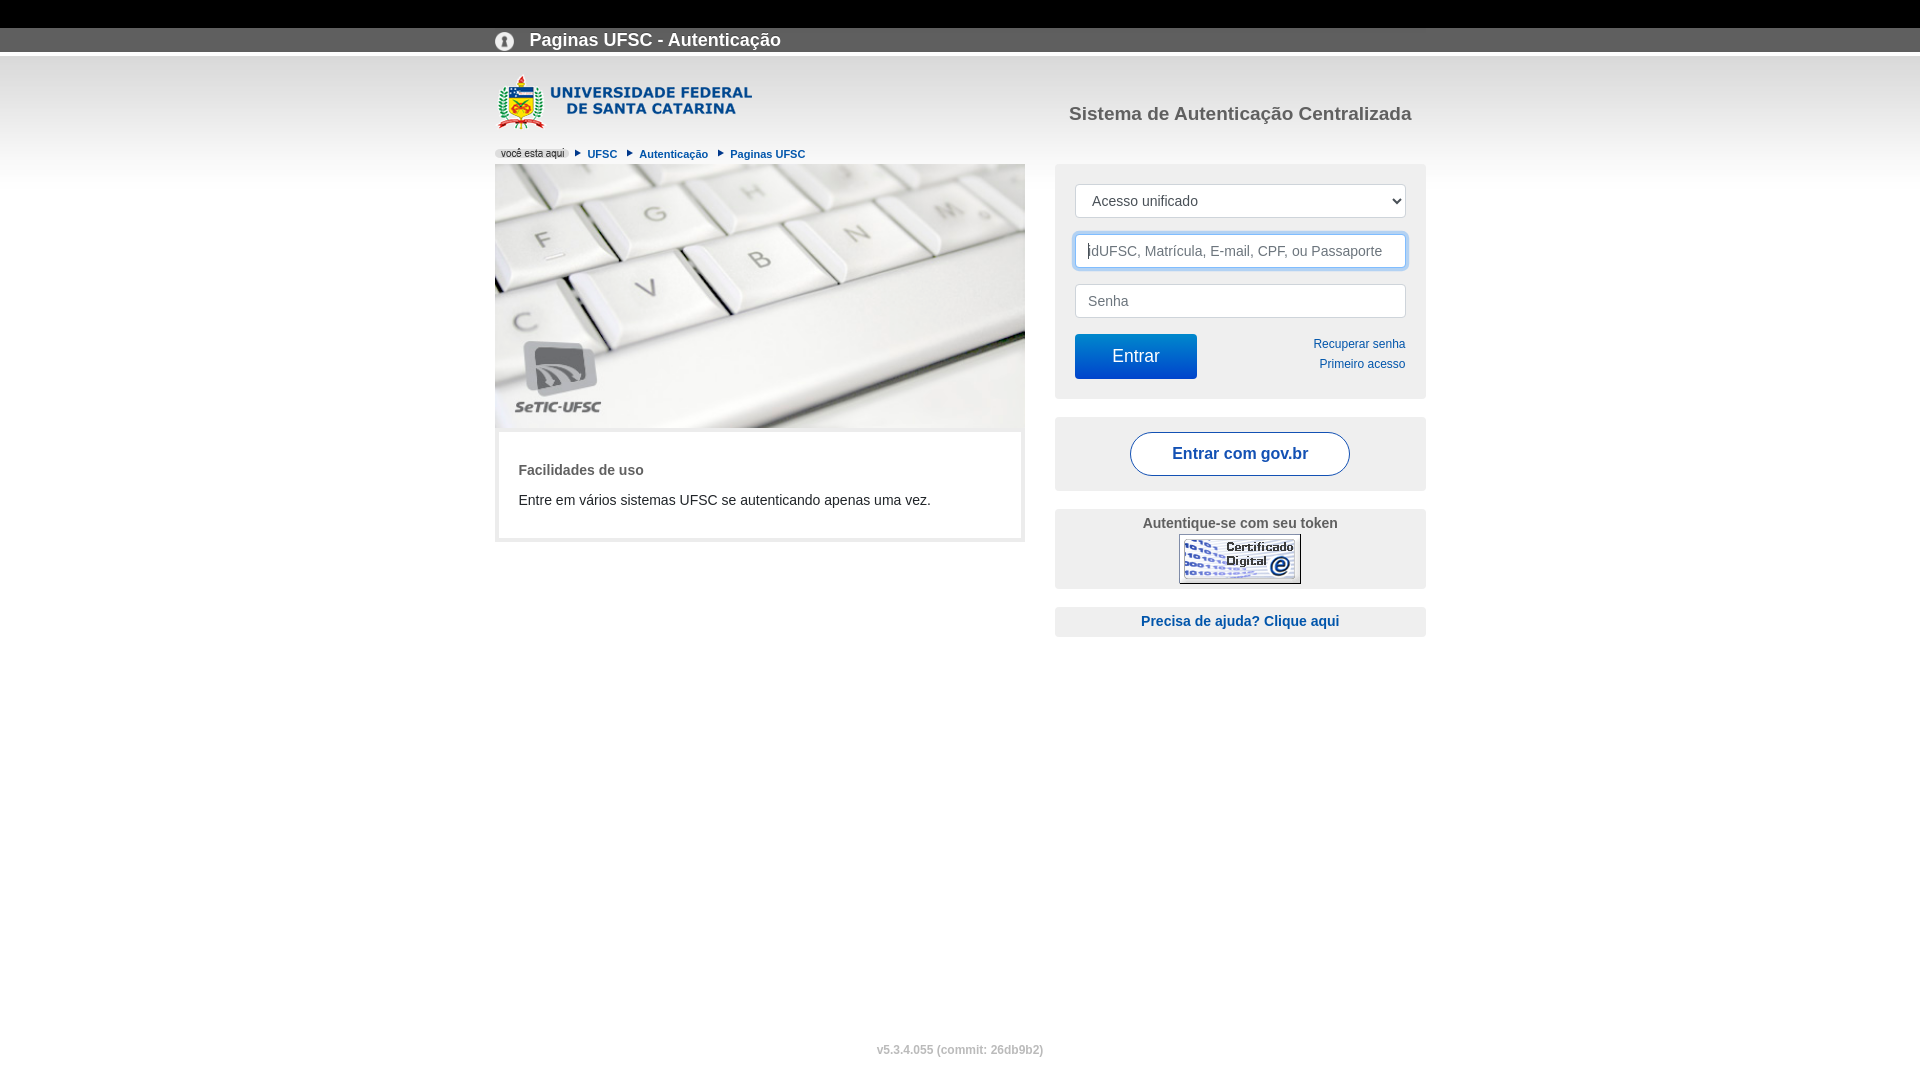 The image size is (1920, 1080). What do you see at coordinates (766, 153) in the screenshot?
I see `'Paginas UFSC'` at bounding box center [766, 153].